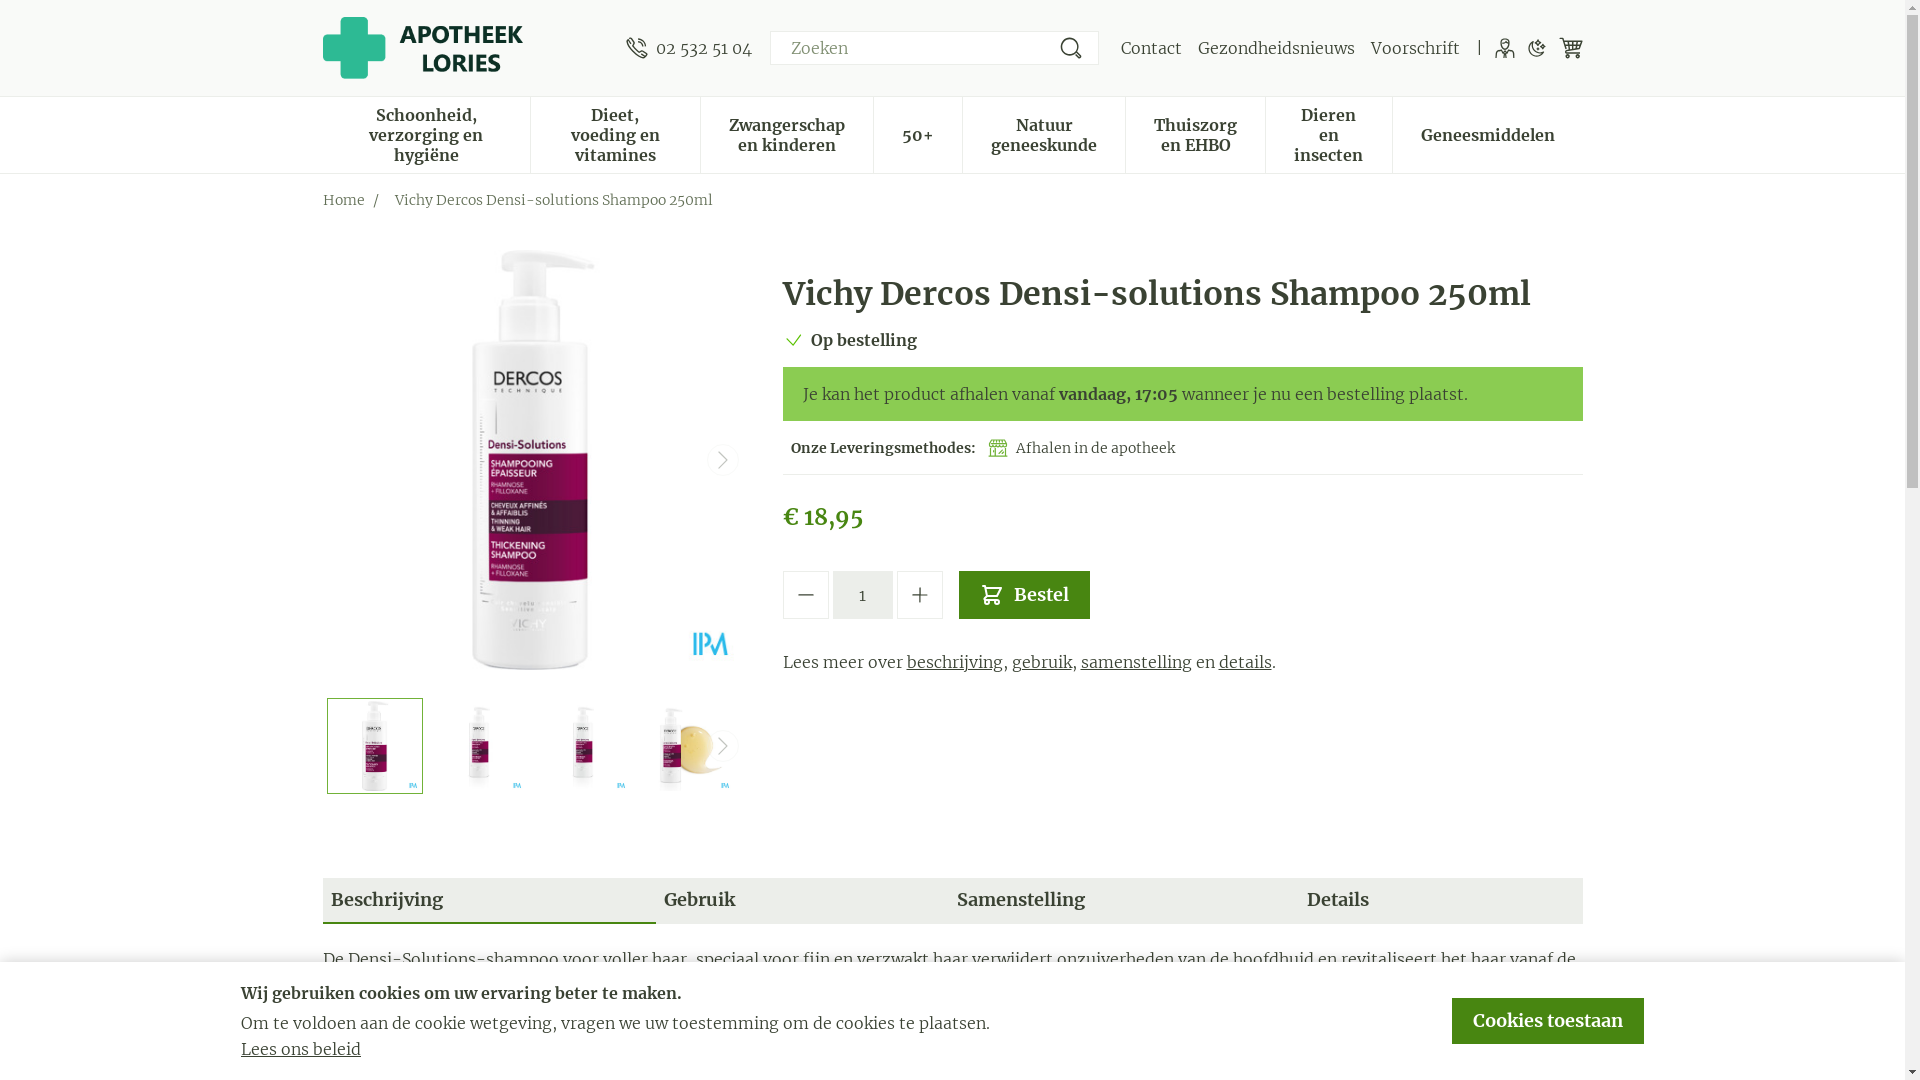 This screenshot has width=1920, height=1080. Describe the element at coordinates (689, 46) in the screenshot. I see `'02 532 51 04'` at that location.